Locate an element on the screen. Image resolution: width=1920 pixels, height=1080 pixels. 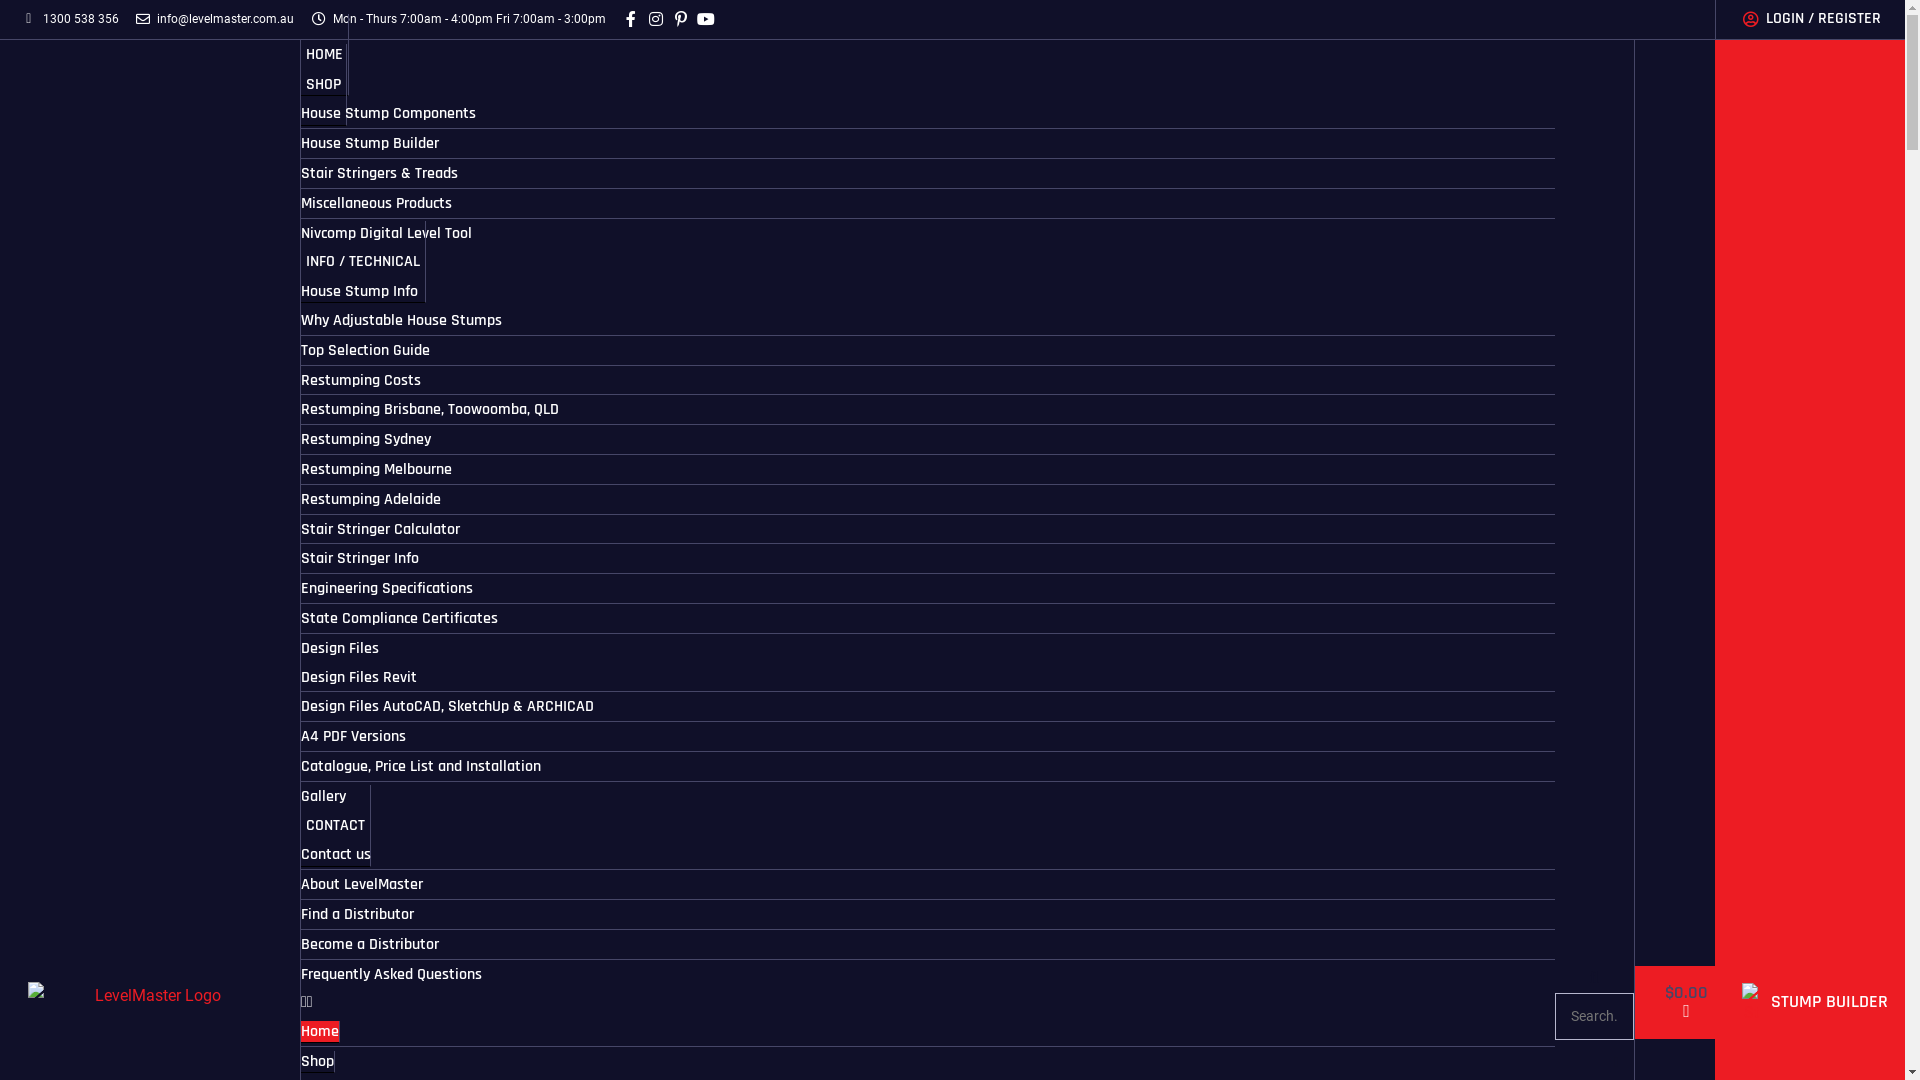
'$0.00' is located at coordinates (1685, 1002).